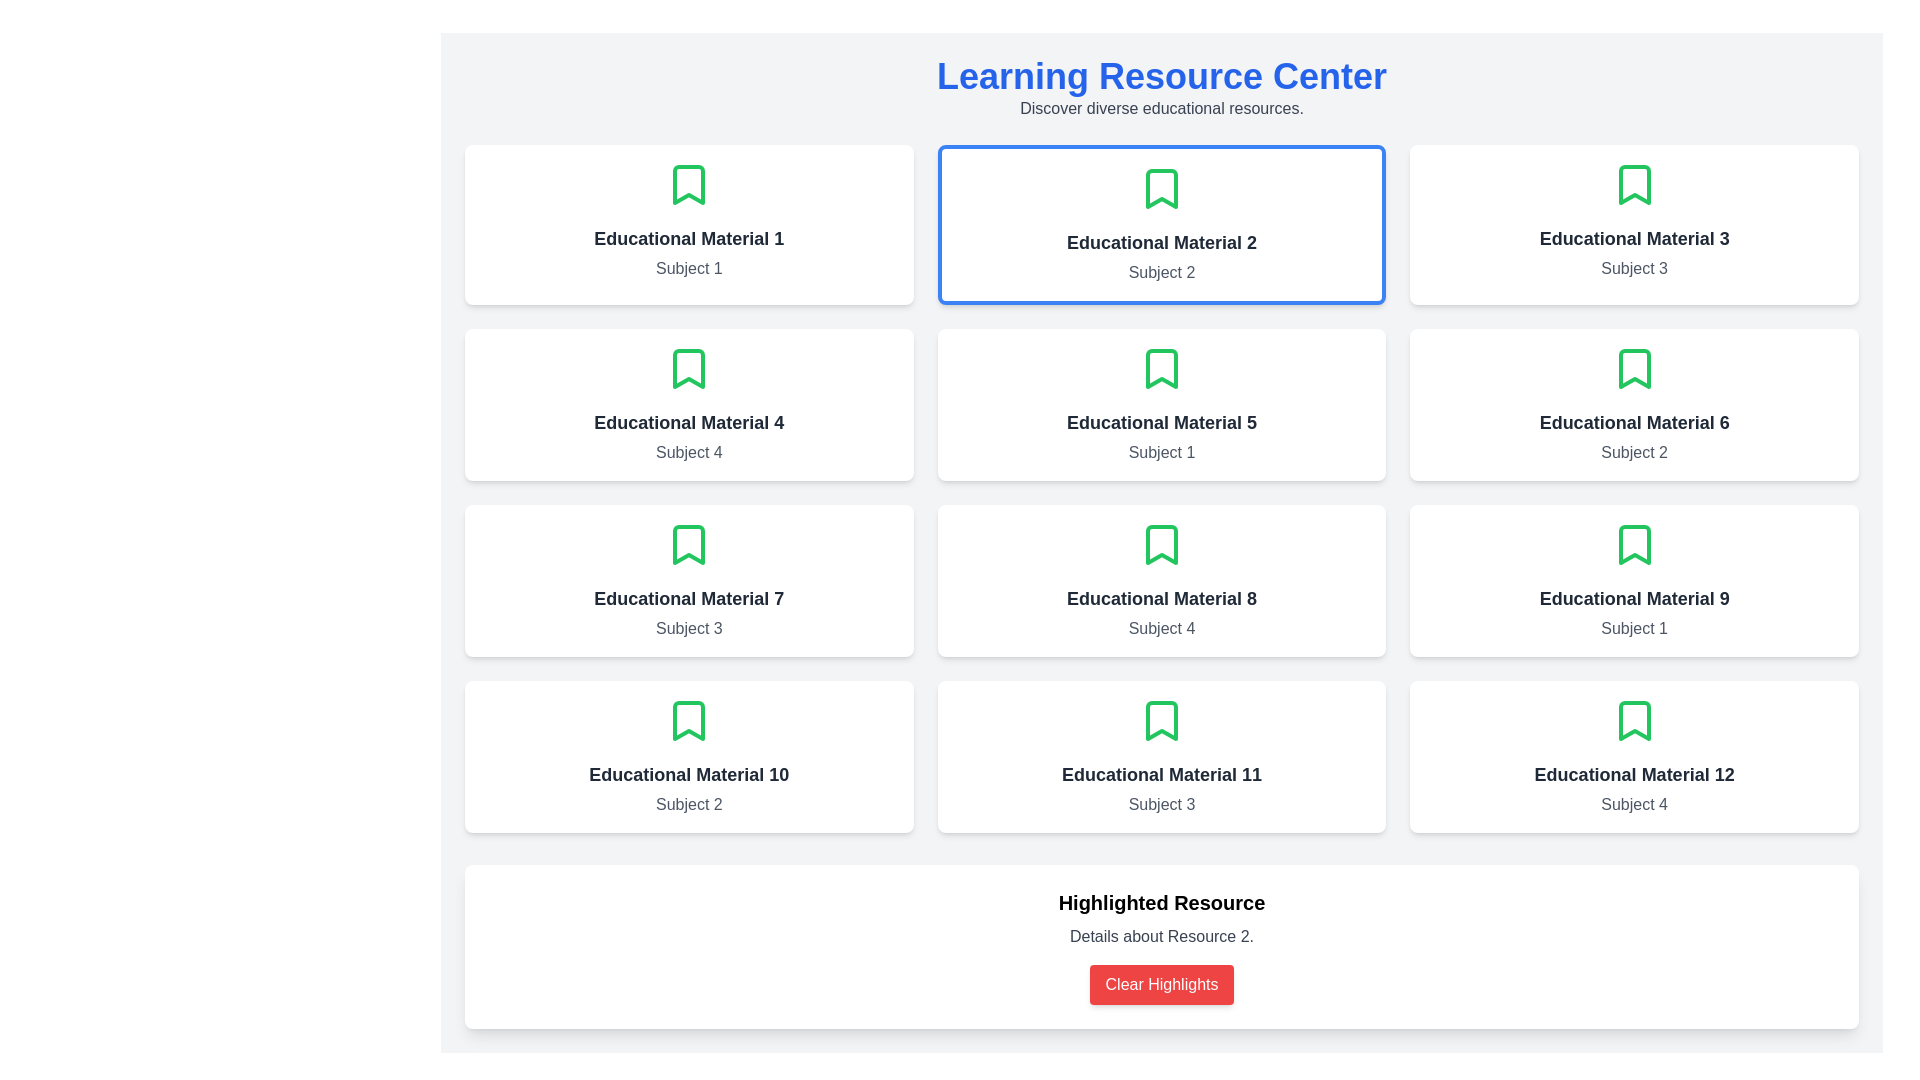 This screenshot has width=1920, height=1080. Describe the element at coordinates (1161, 242) in the screenshot. I see `the text label or heading that serves as a title for the educational resource in the second card of the first row, positioned below the green bookmark icon and above the subject text` at that location.